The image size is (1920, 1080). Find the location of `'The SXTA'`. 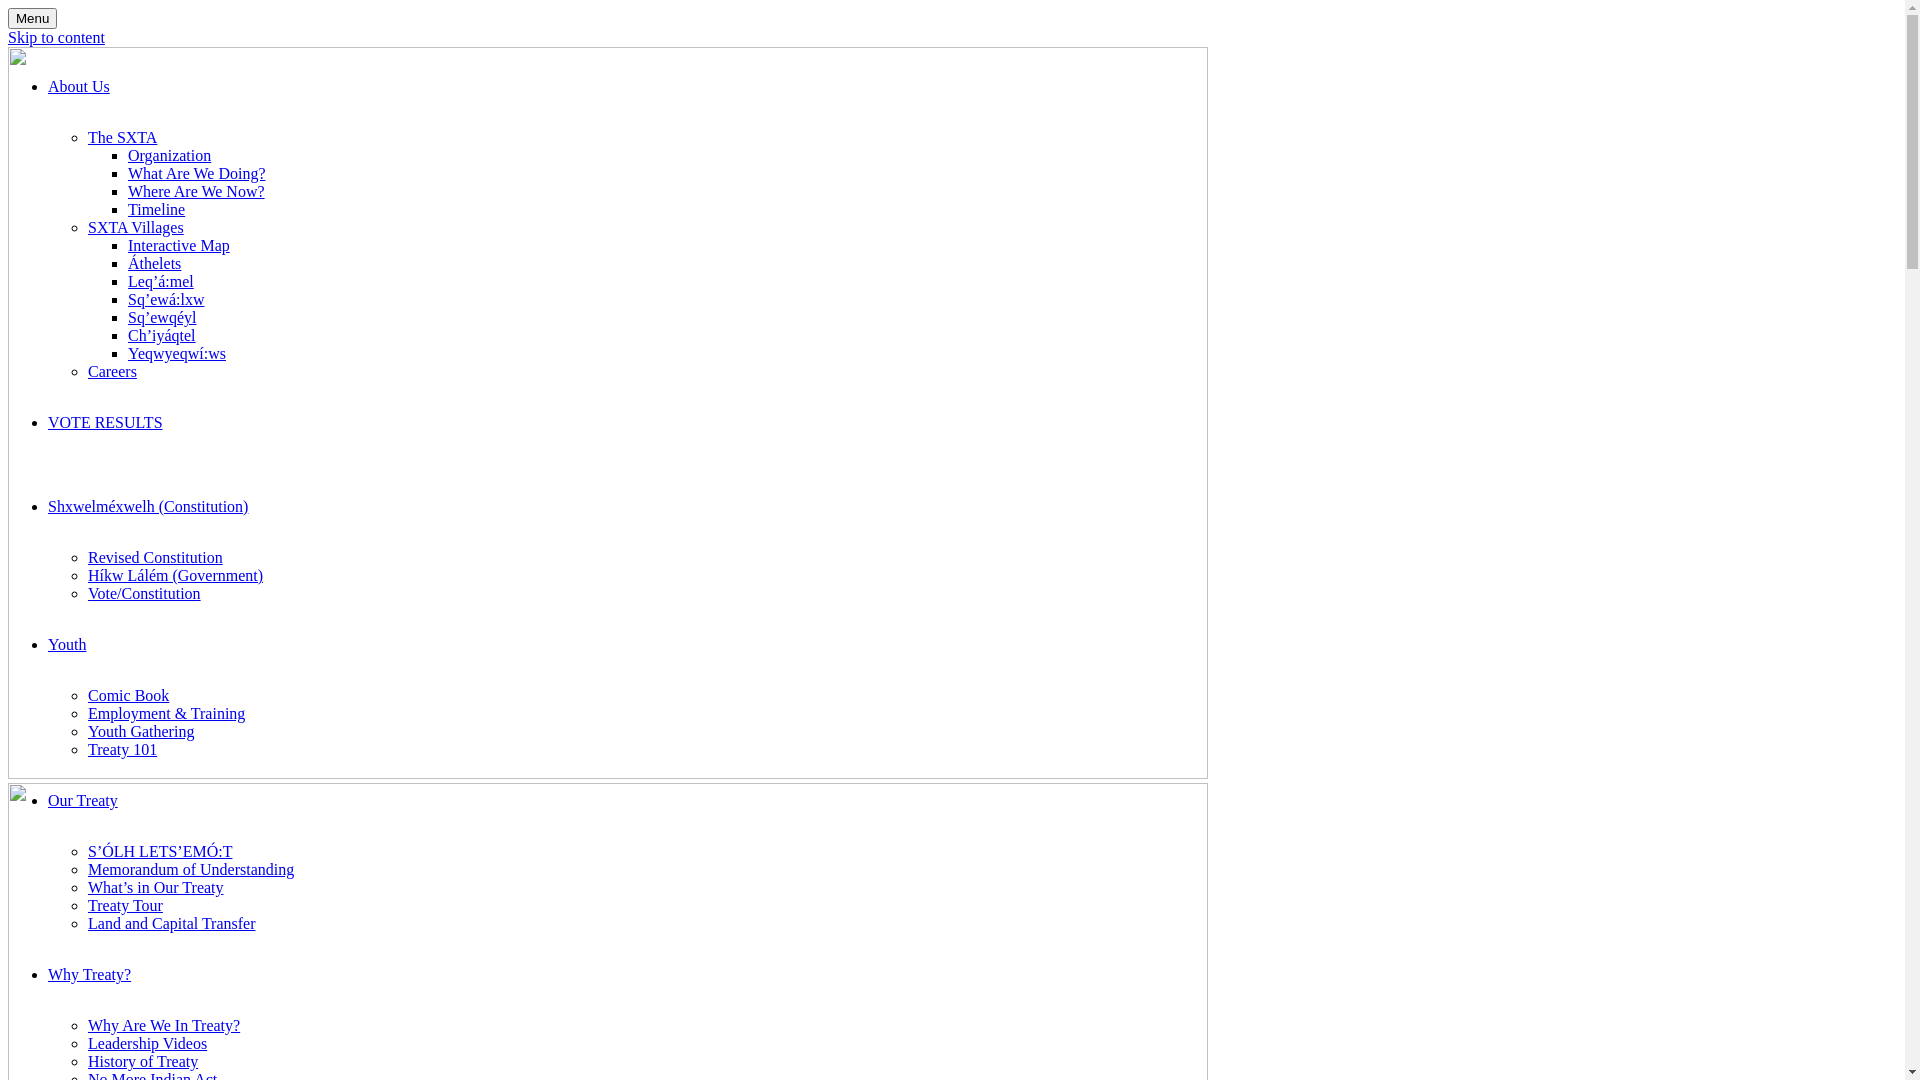

'The SXTA' is located at coordinates (121, 136).